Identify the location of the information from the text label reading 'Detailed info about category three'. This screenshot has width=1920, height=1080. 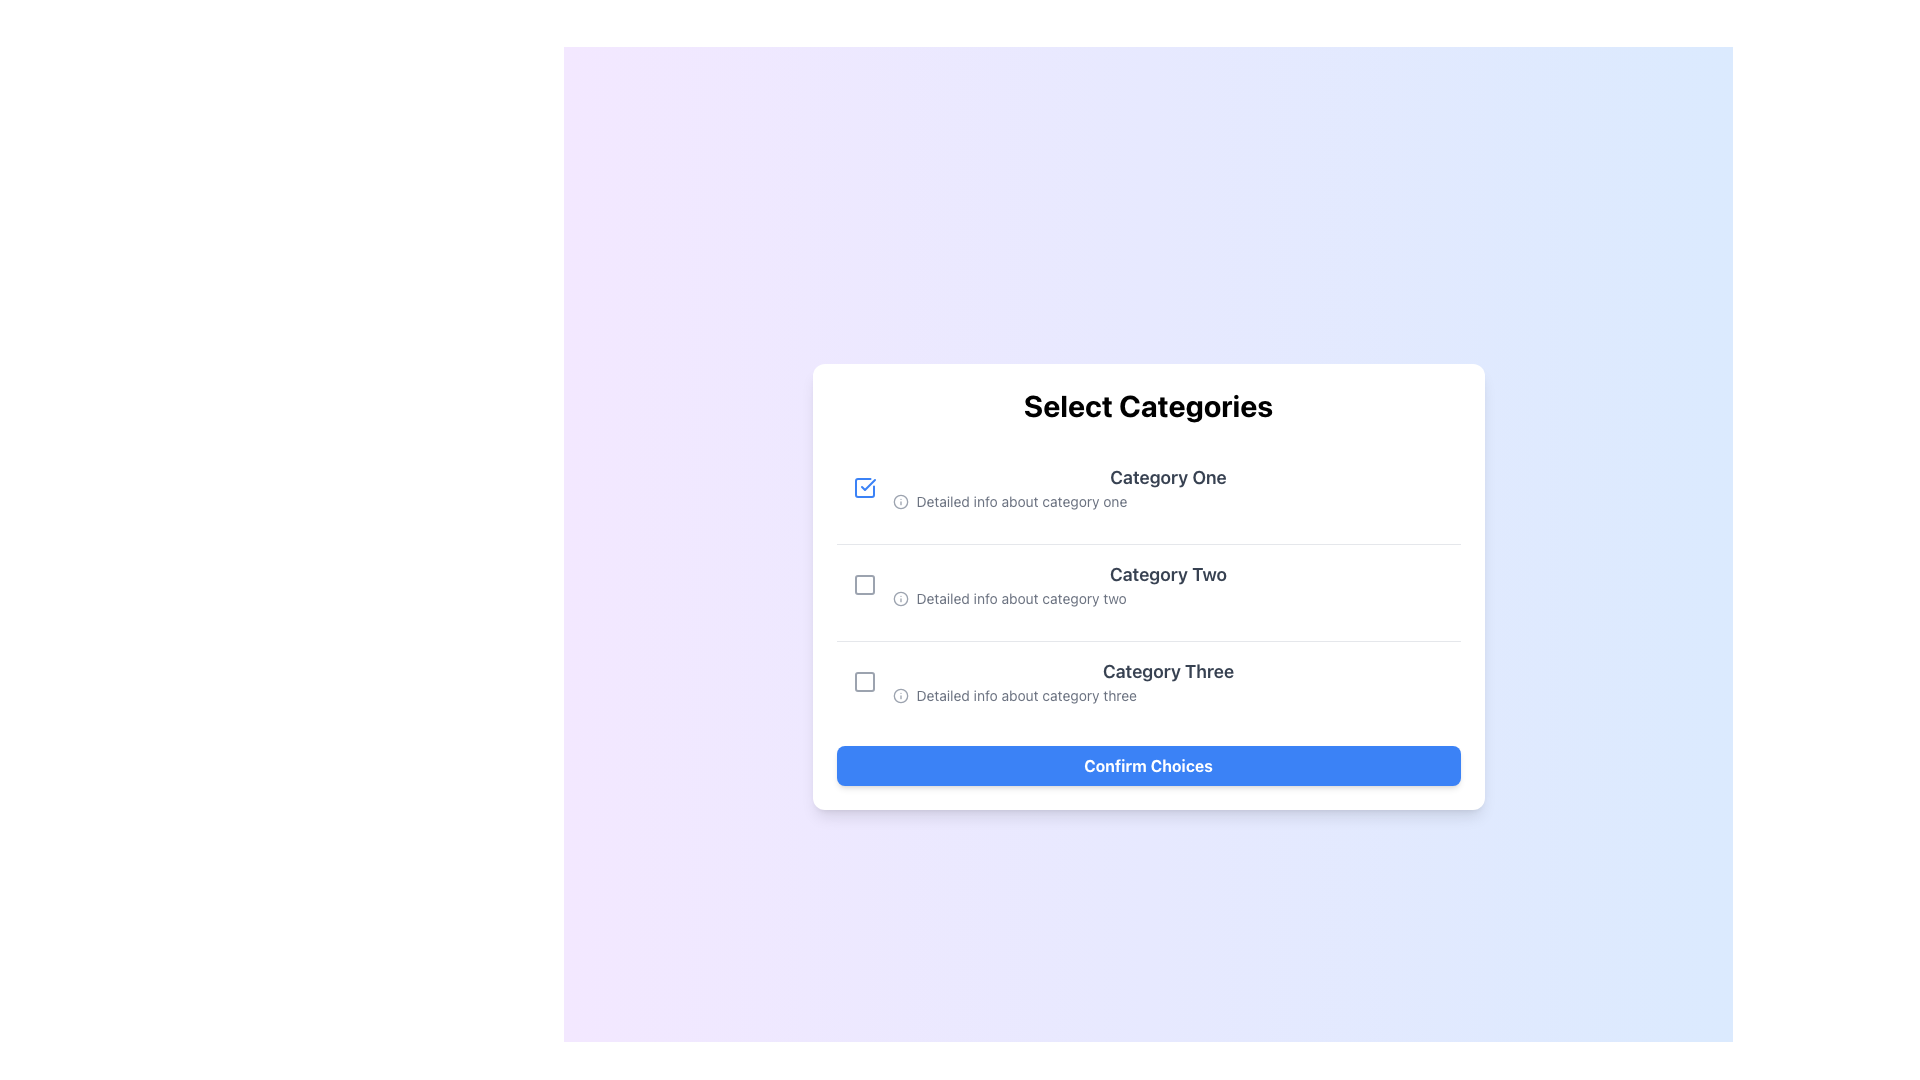
(1168, 694).